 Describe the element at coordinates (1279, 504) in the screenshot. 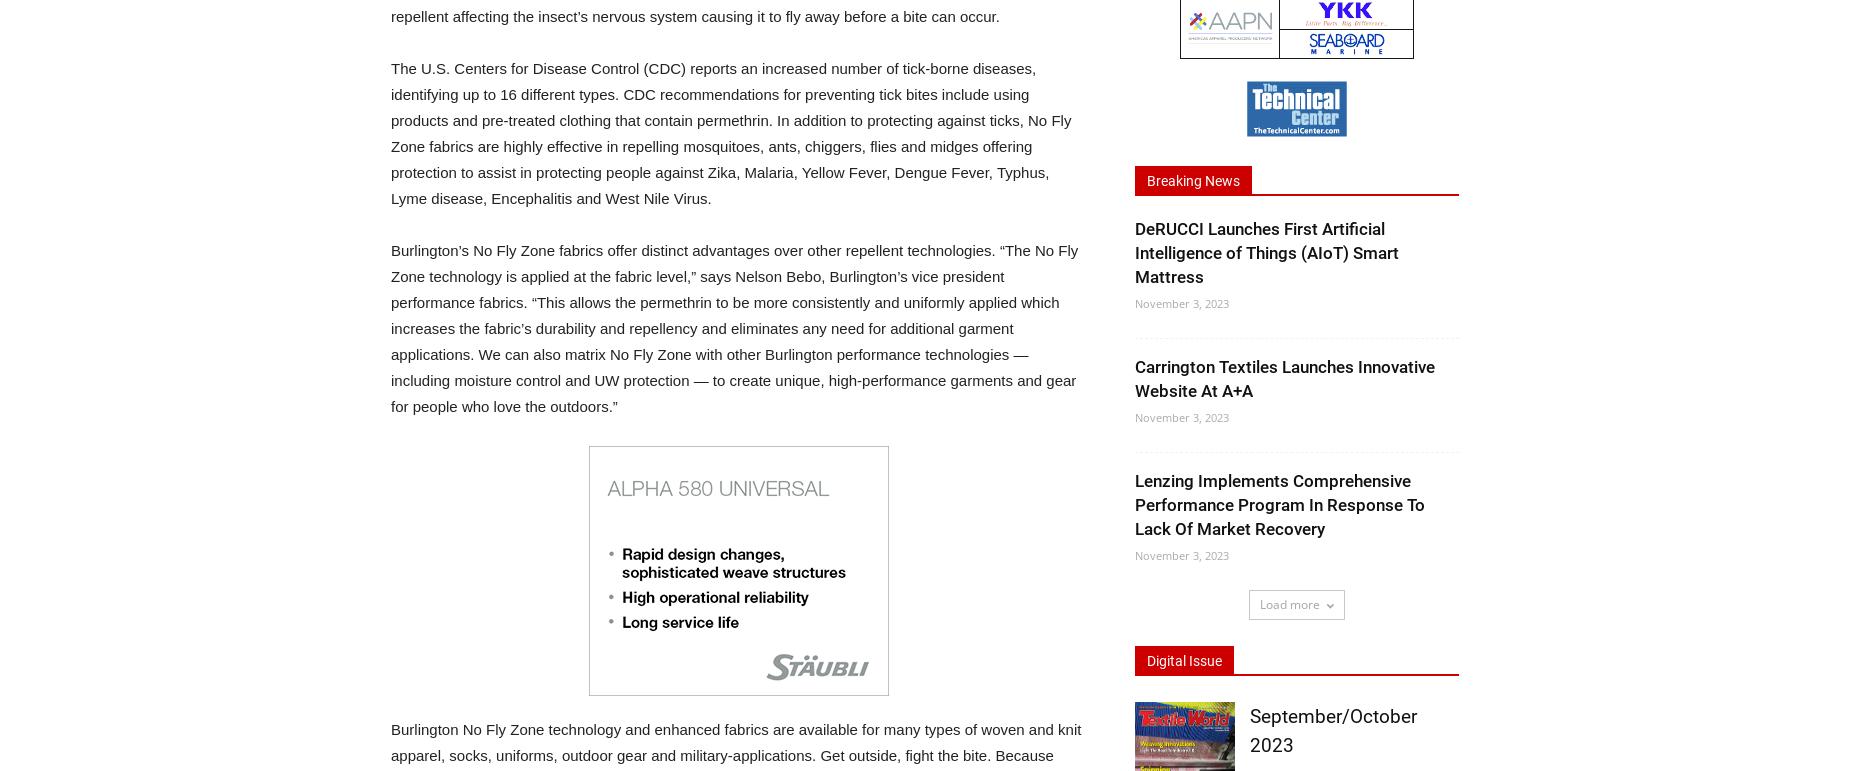

I see `'Lenzing Implements Comprehensive  Performance Program In Response To Lack Of Market Recovery'` at that location.